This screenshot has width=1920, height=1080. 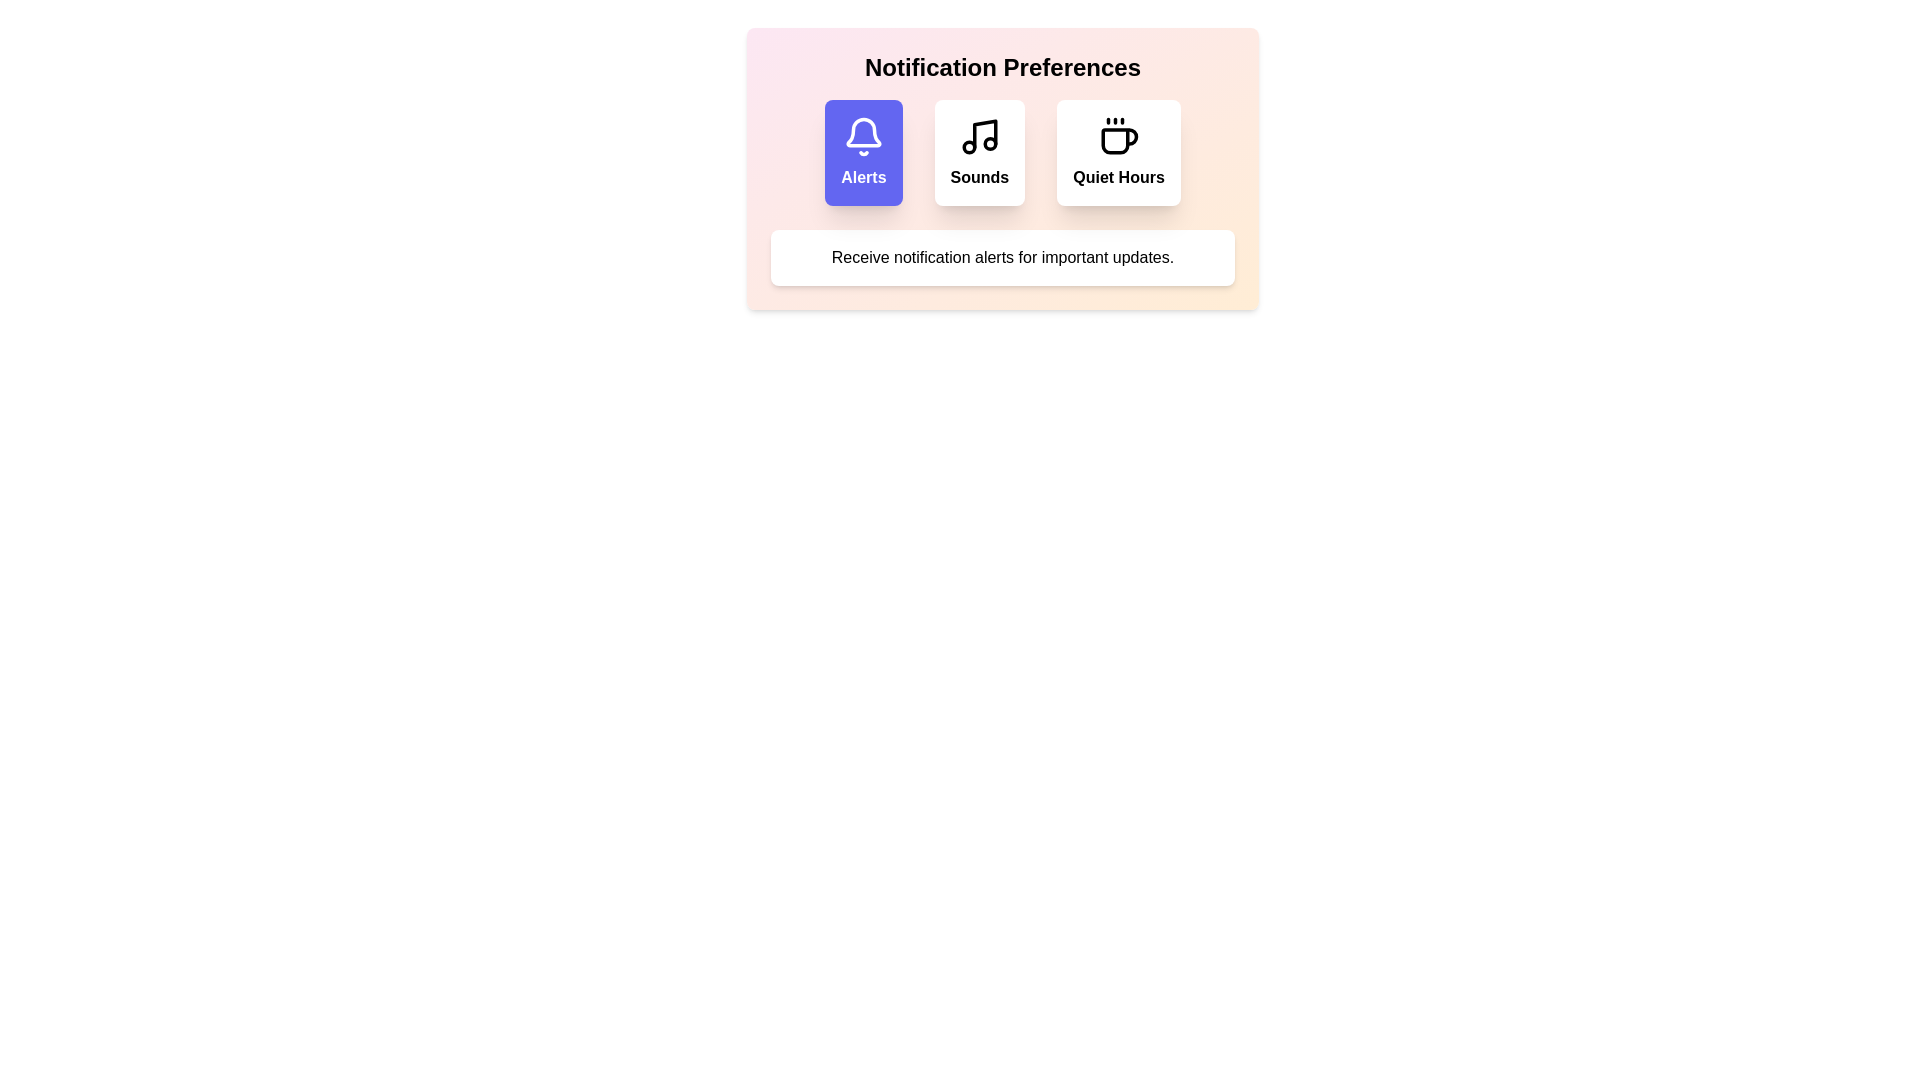 I want to click on the option Sounds to view its description, so click(x=979, y=152).